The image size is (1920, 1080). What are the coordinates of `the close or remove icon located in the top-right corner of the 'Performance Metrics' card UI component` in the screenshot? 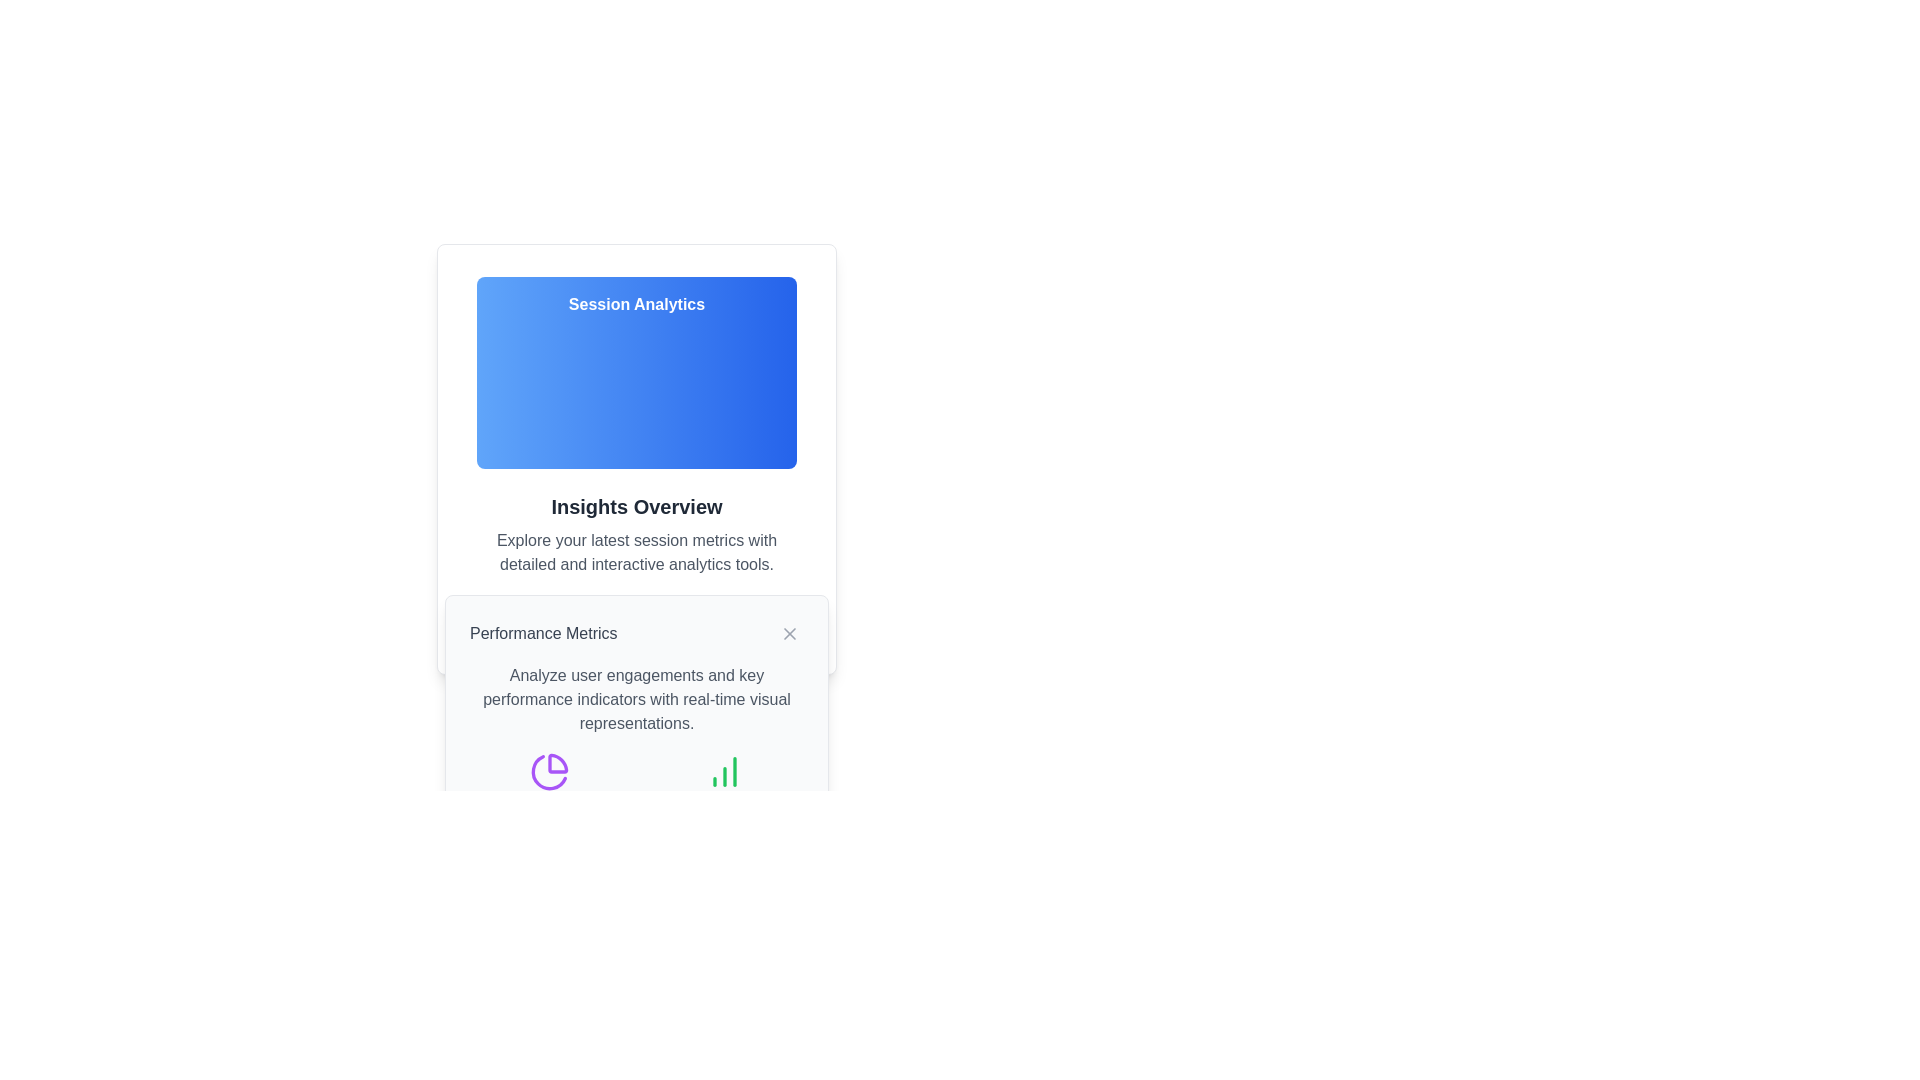 It's located at (789, 633).